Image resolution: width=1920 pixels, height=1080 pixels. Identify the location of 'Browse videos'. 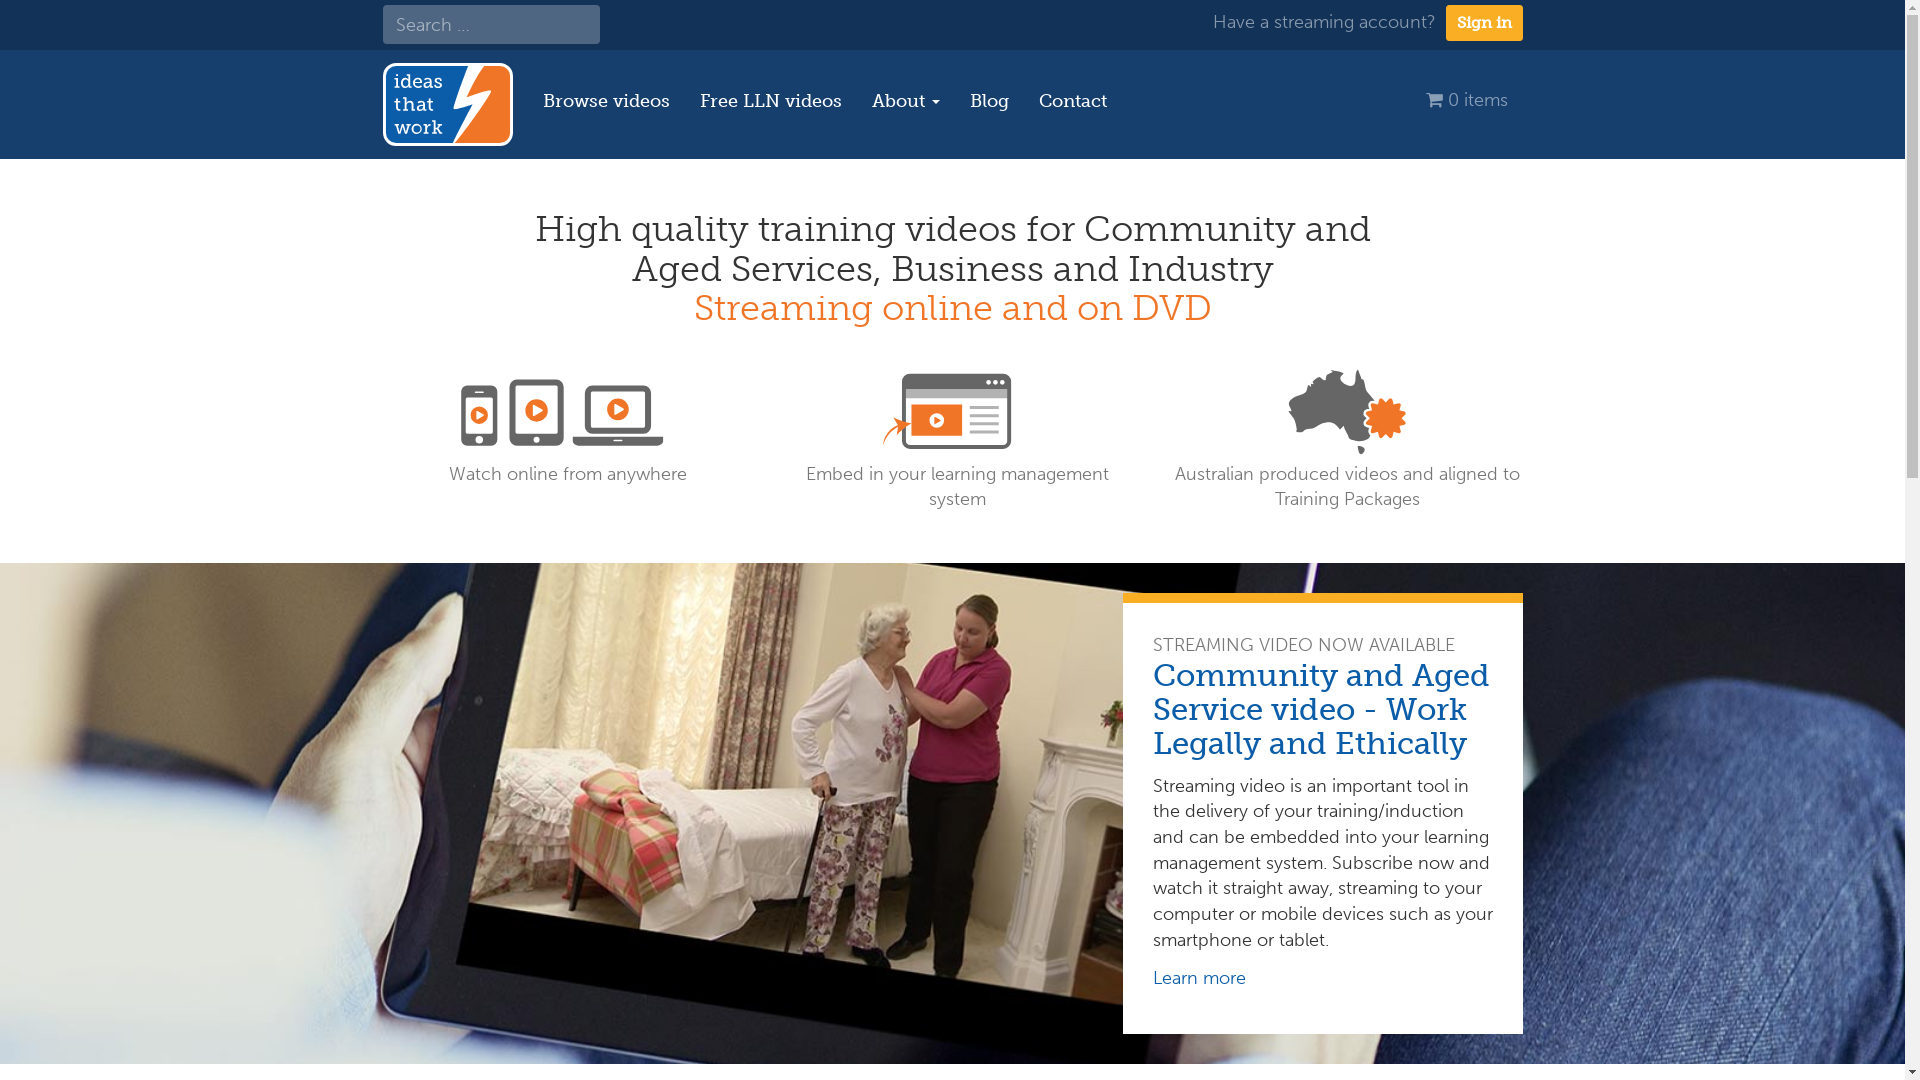
(605, 100).